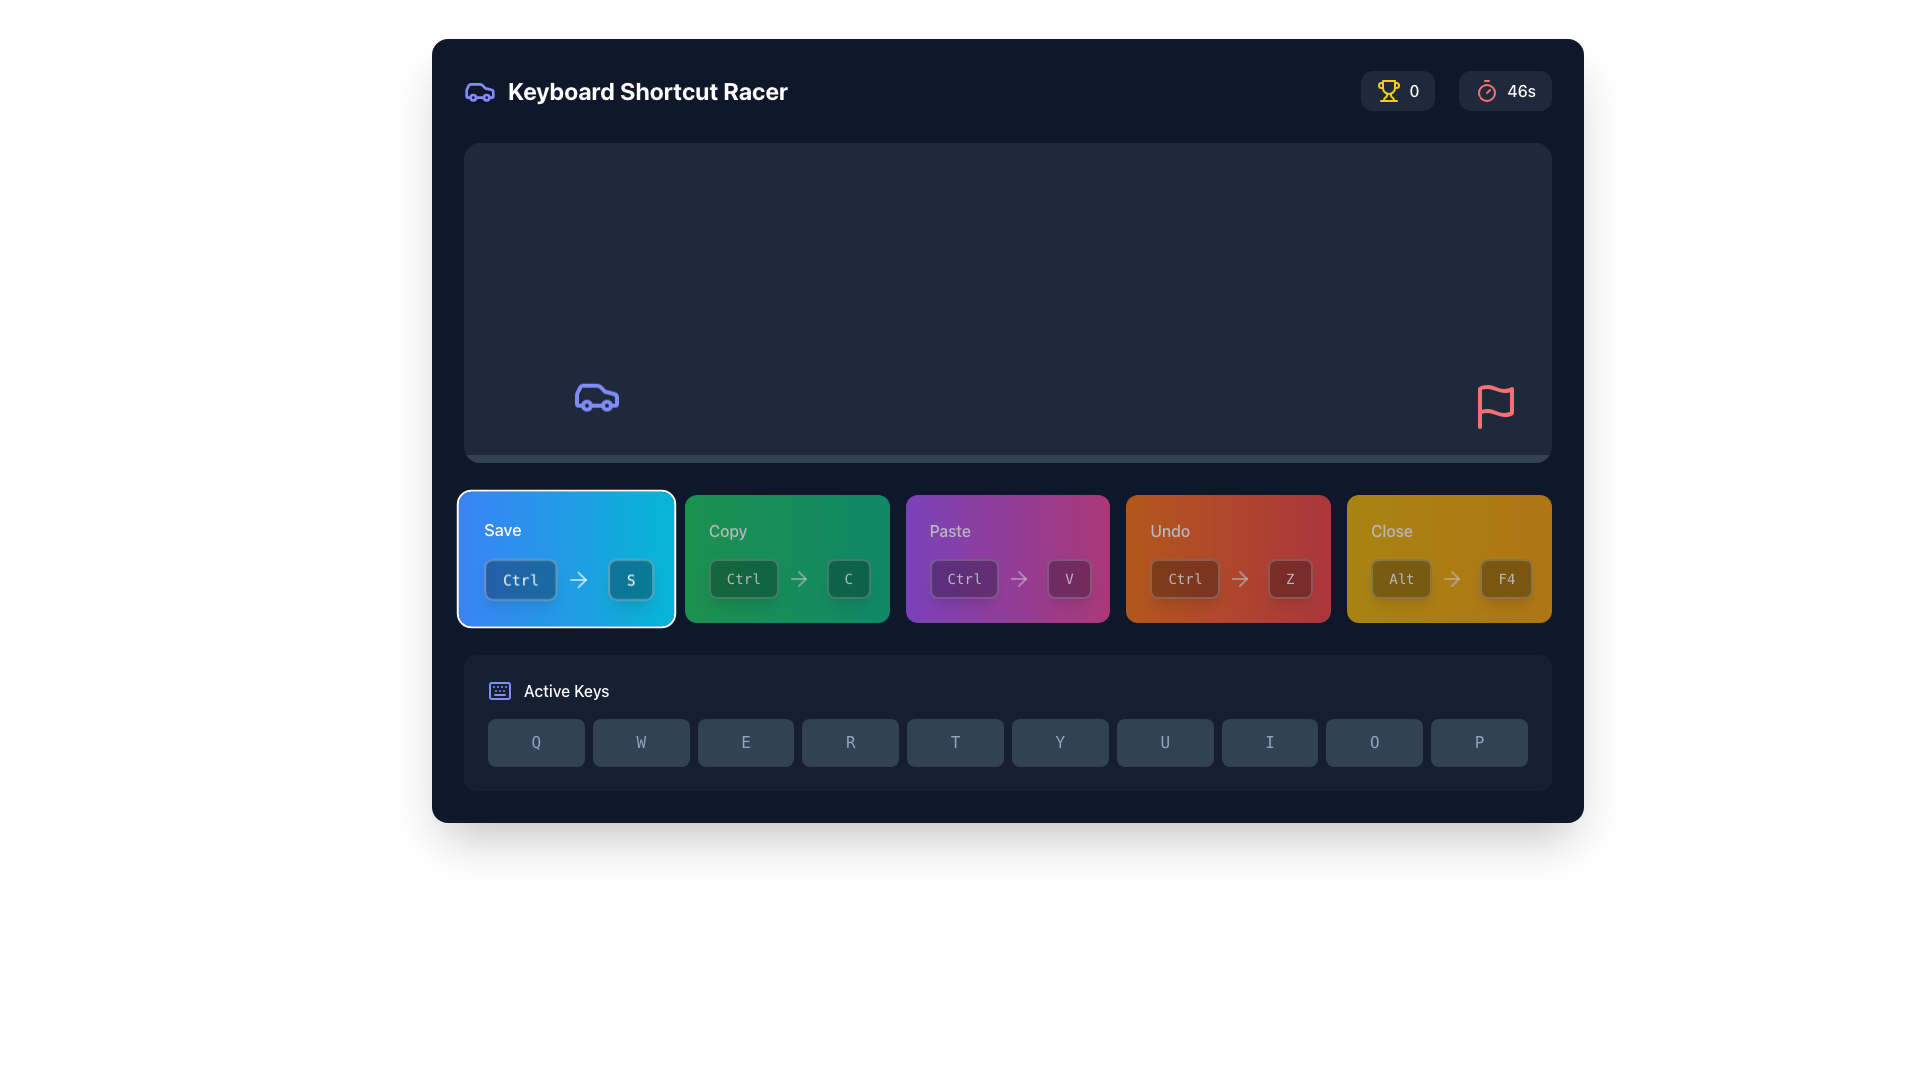 The width and height of the screenshot is (1920, 1080). I want to click on the 'Ctrl' key label located in the 'Copy' action card, which is the leftmost element in its group, so click(762, 578).